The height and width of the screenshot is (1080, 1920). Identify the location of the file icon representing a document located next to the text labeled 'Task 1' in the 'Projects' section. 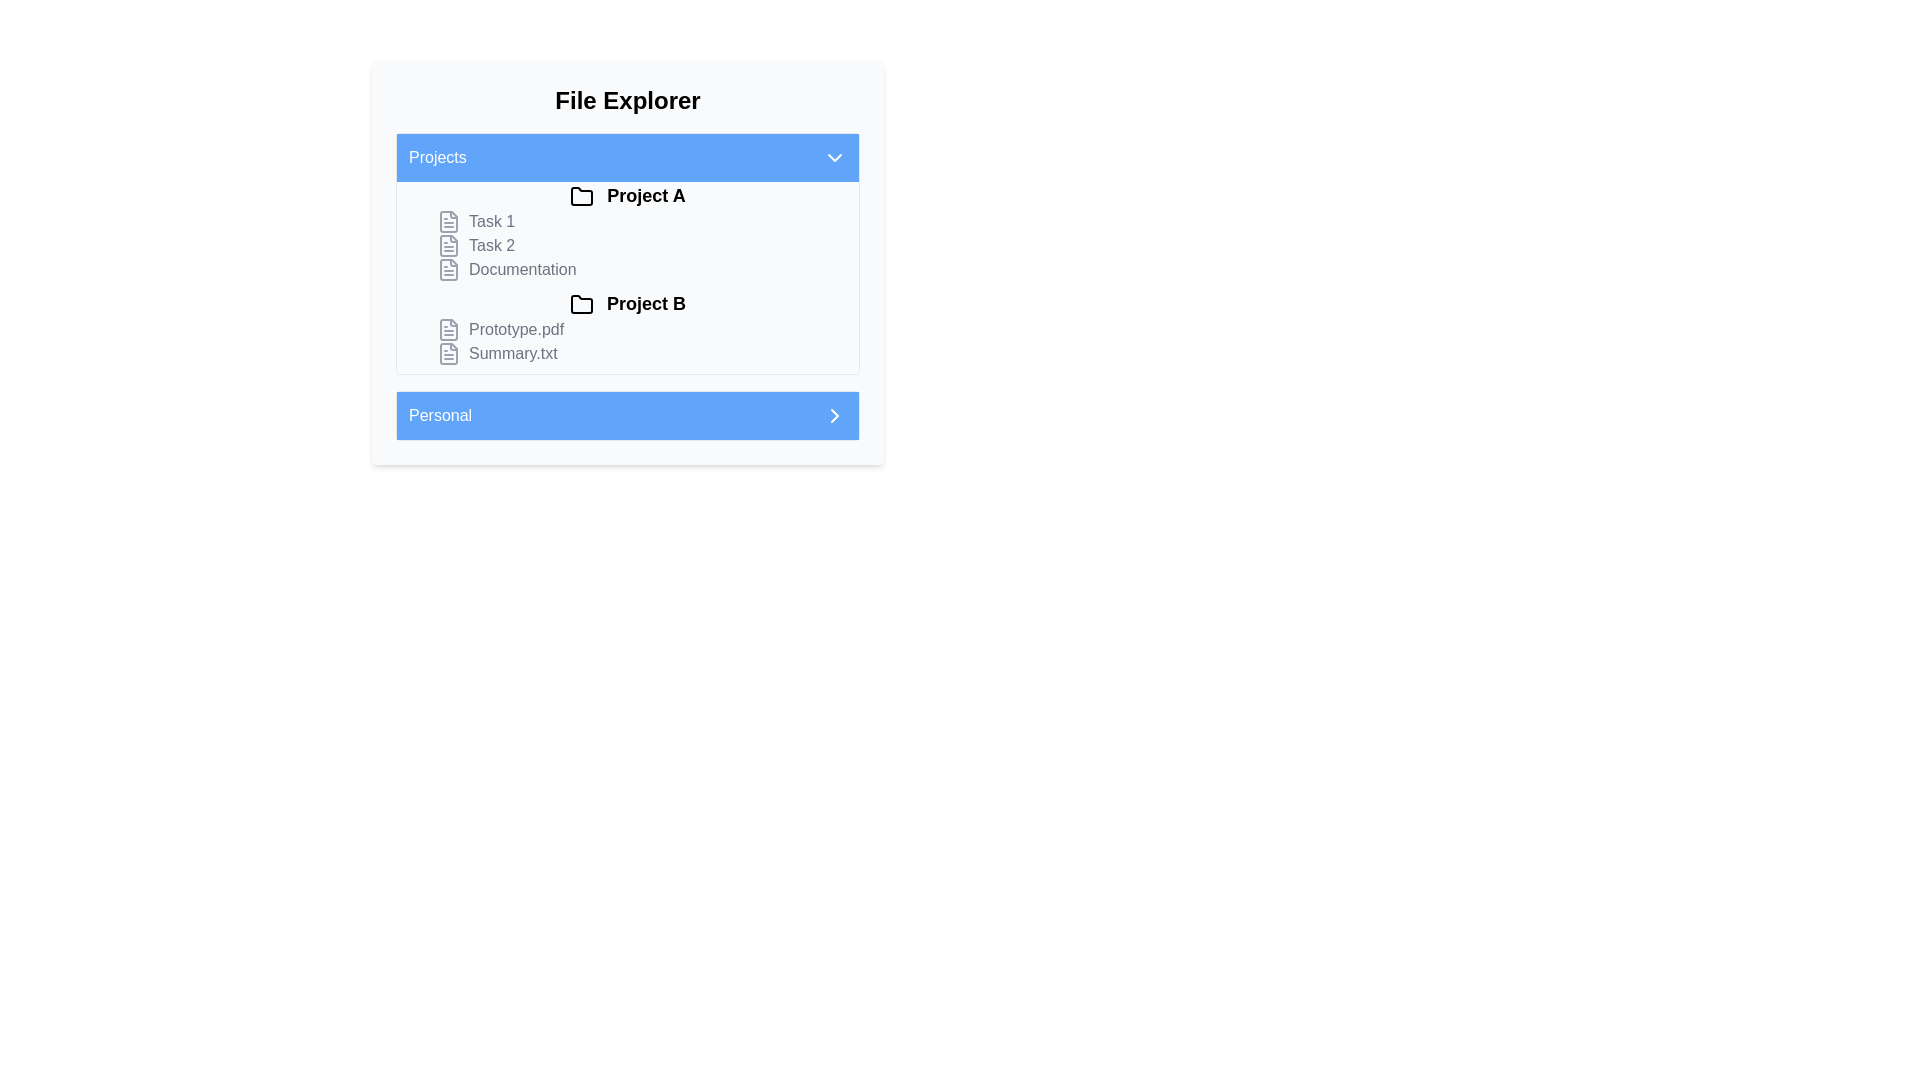
(448, 222).